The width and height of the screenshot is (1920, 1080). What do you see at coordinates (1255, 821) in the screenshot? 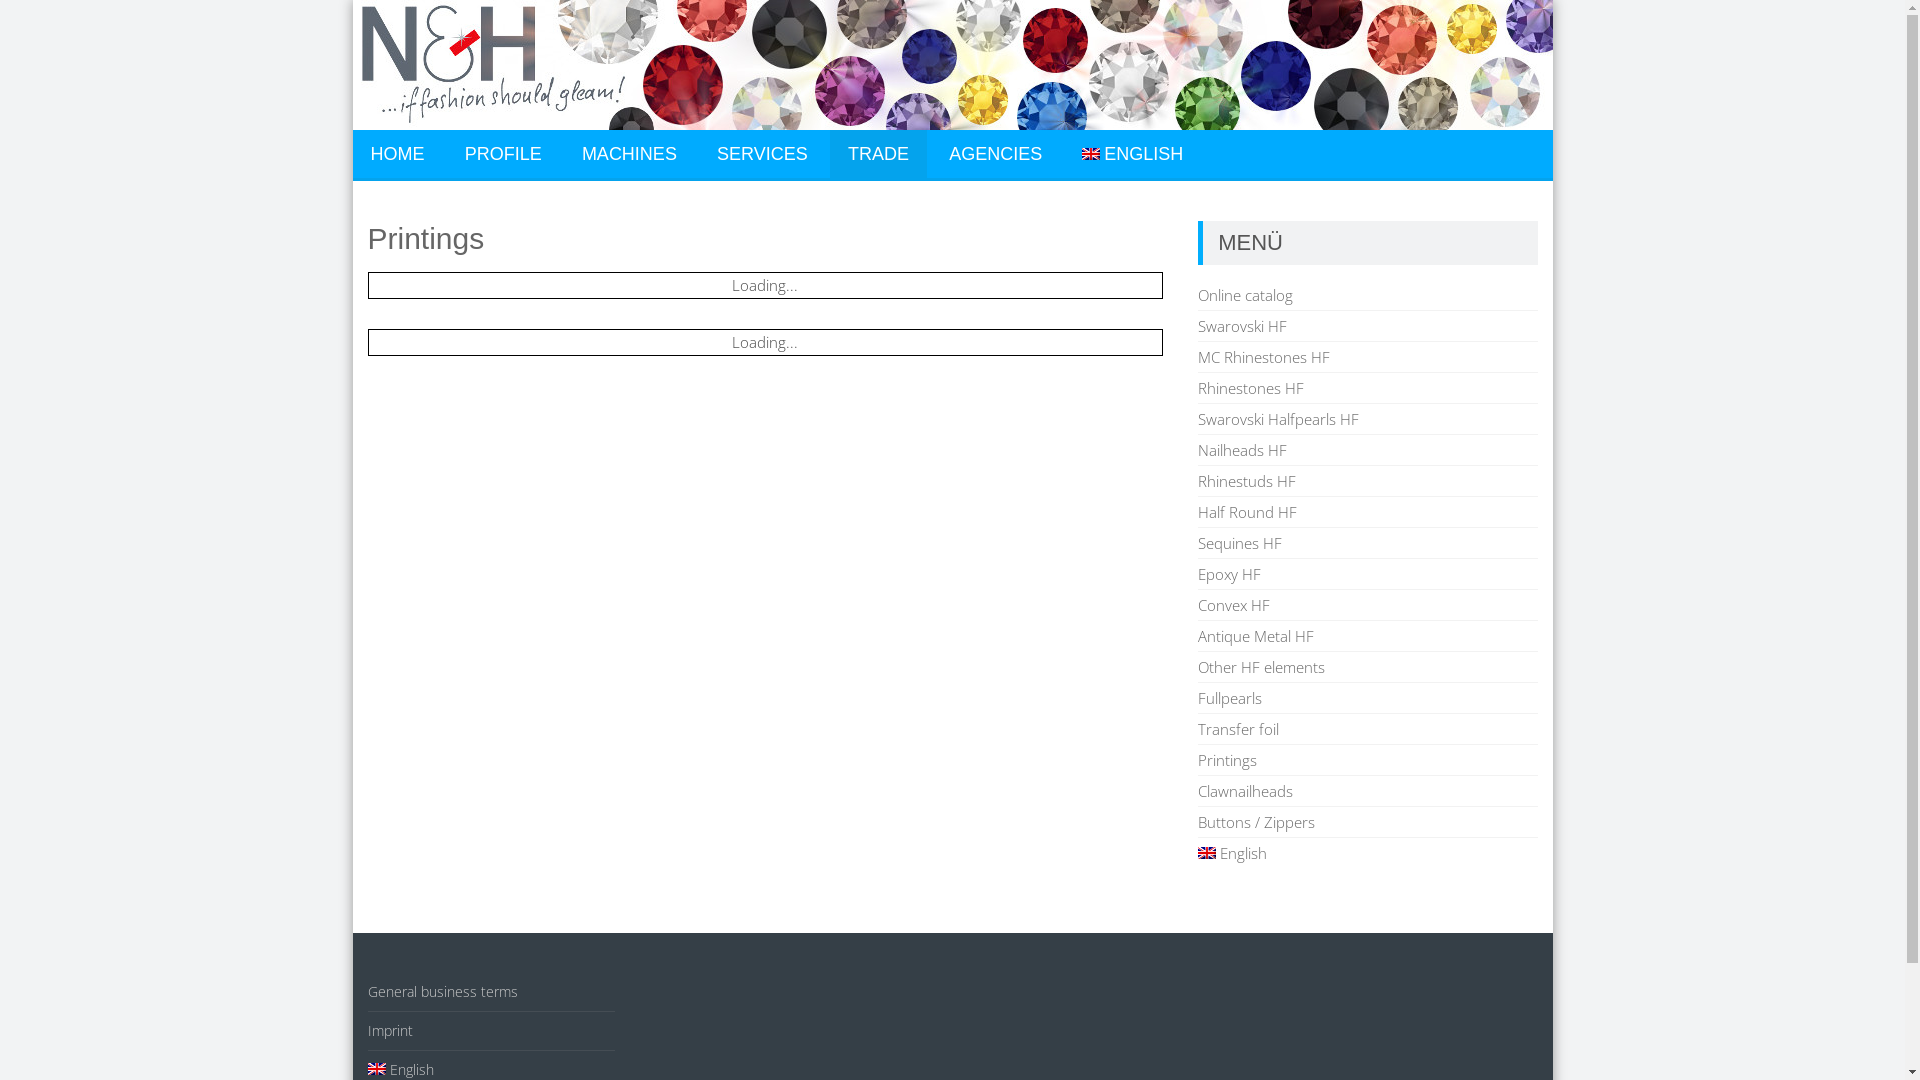
I see `'Buttons / Zippers'` at bounding box center [1255, 821].